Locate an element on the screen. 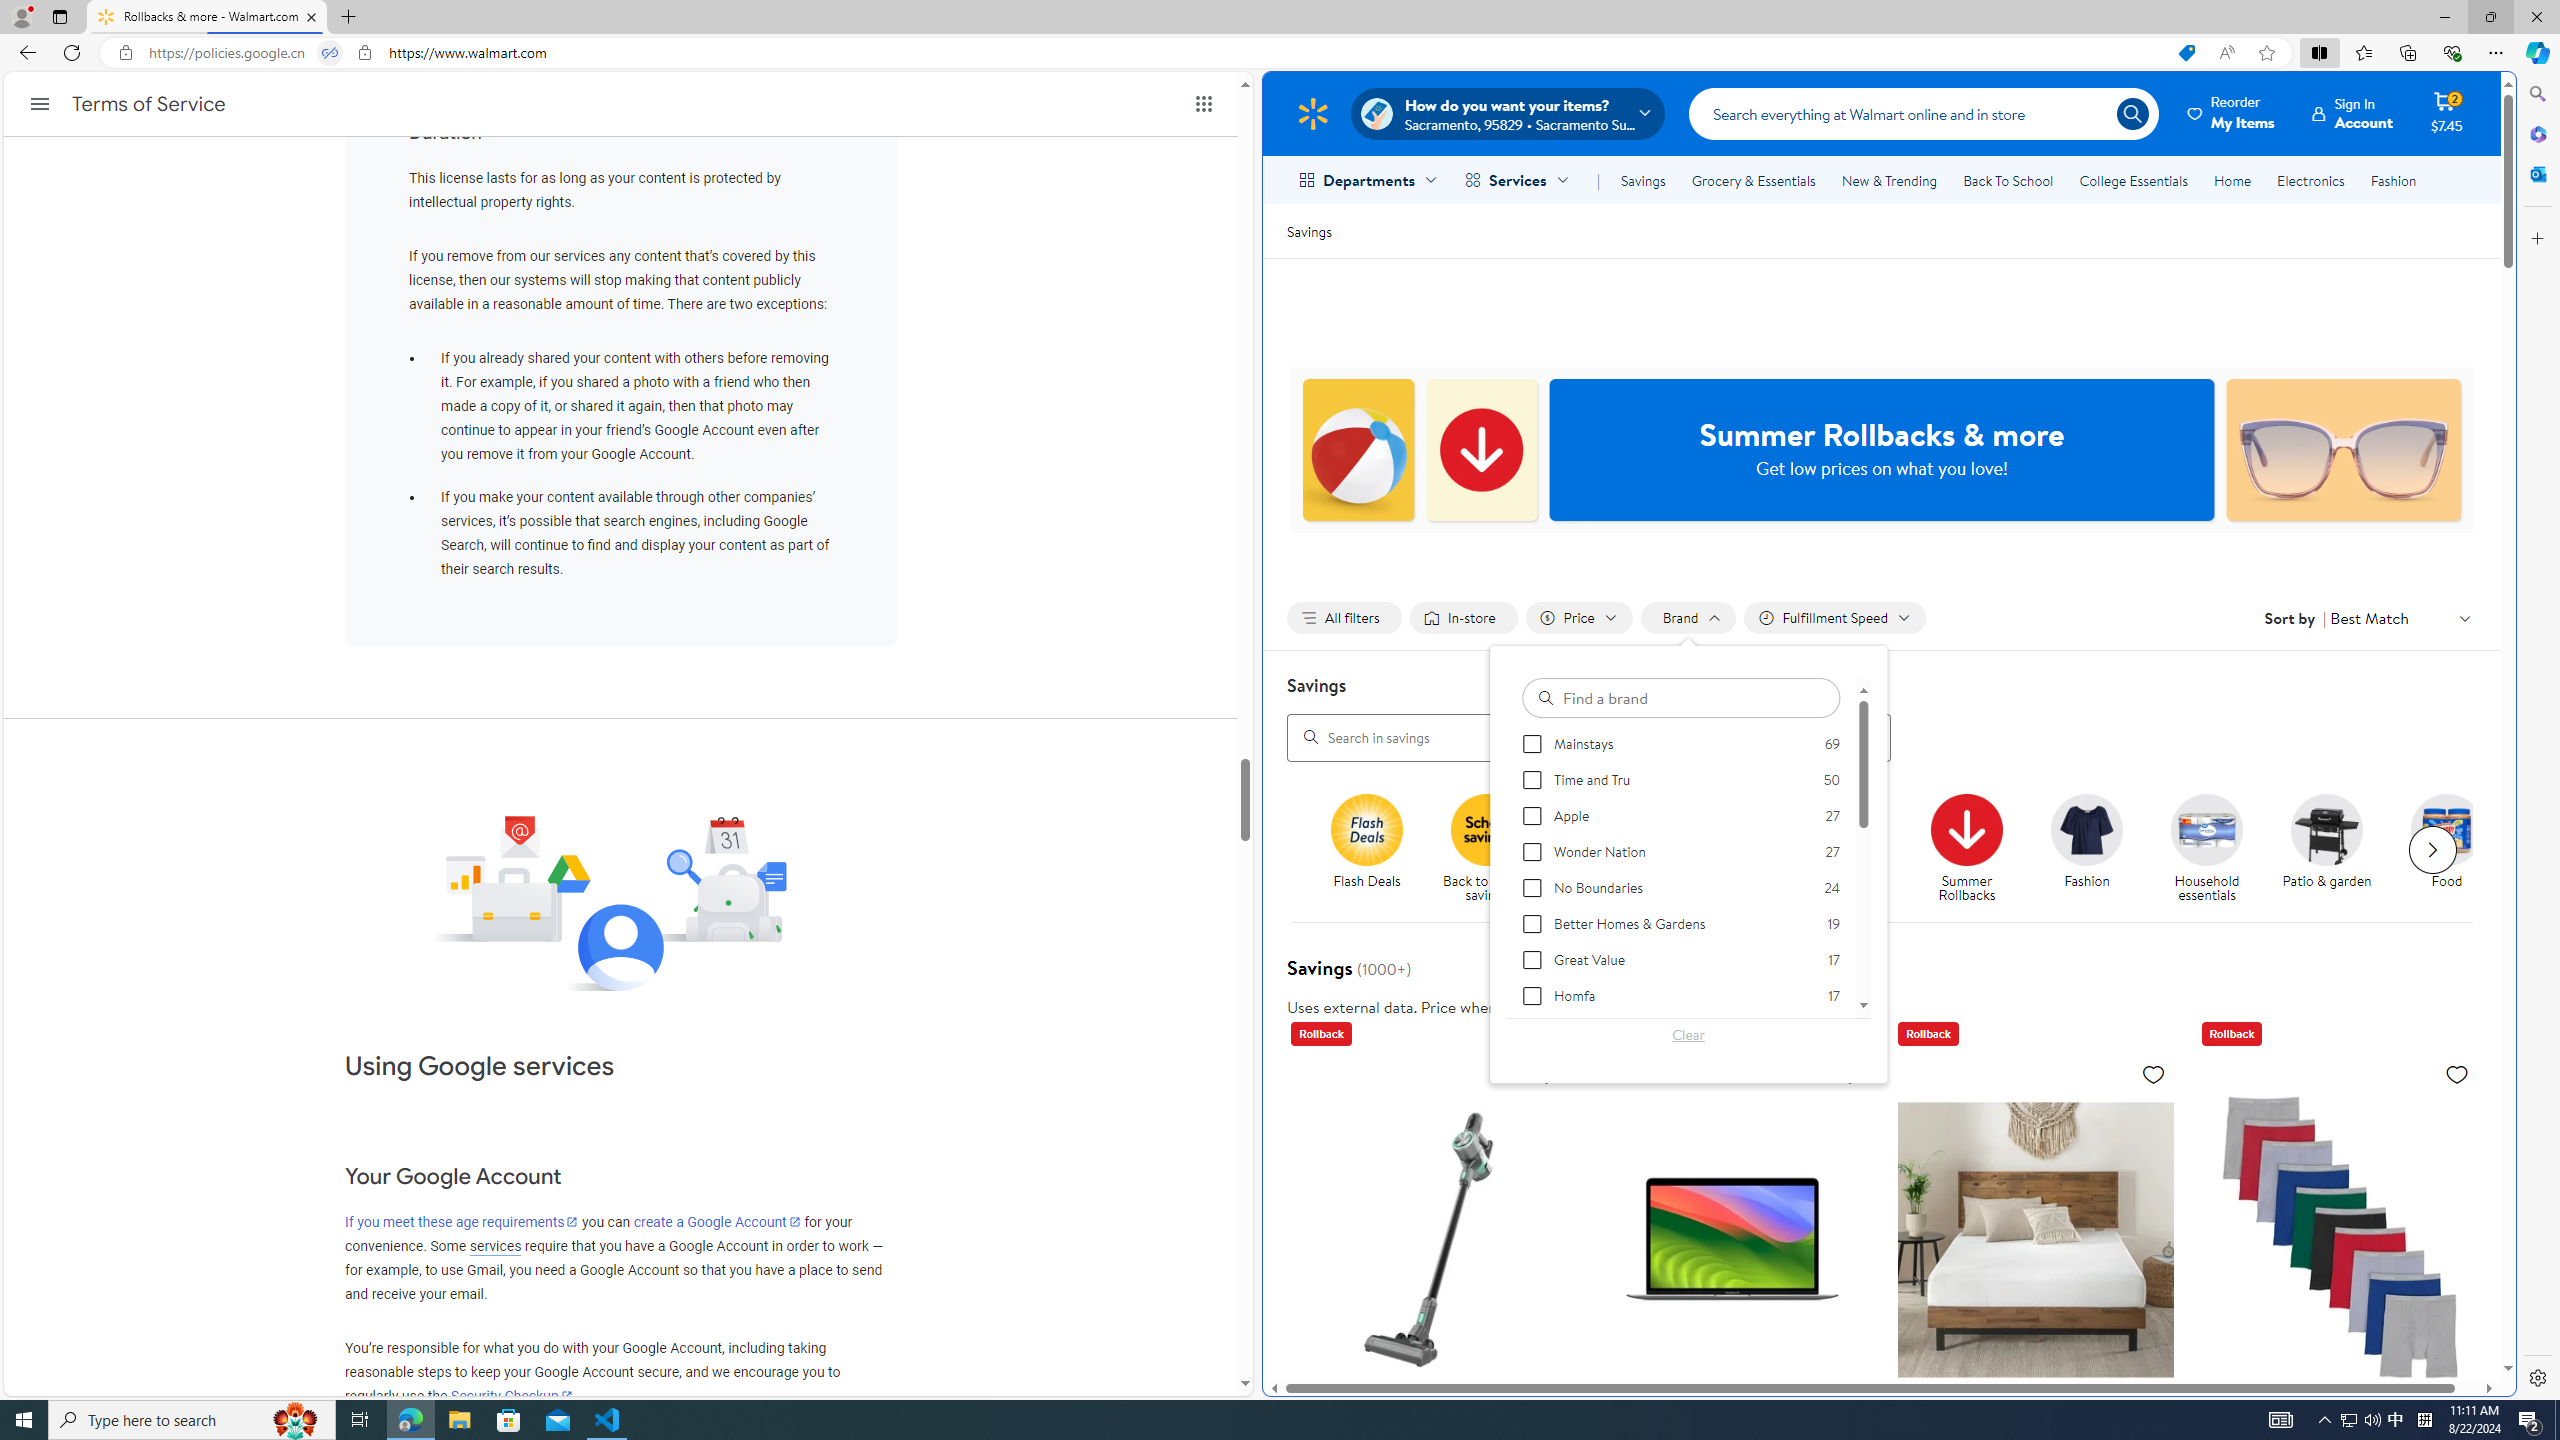 This screenshot has height=1440, width=2560. 'Back to College savings' is located at coordinates (1606, 828).